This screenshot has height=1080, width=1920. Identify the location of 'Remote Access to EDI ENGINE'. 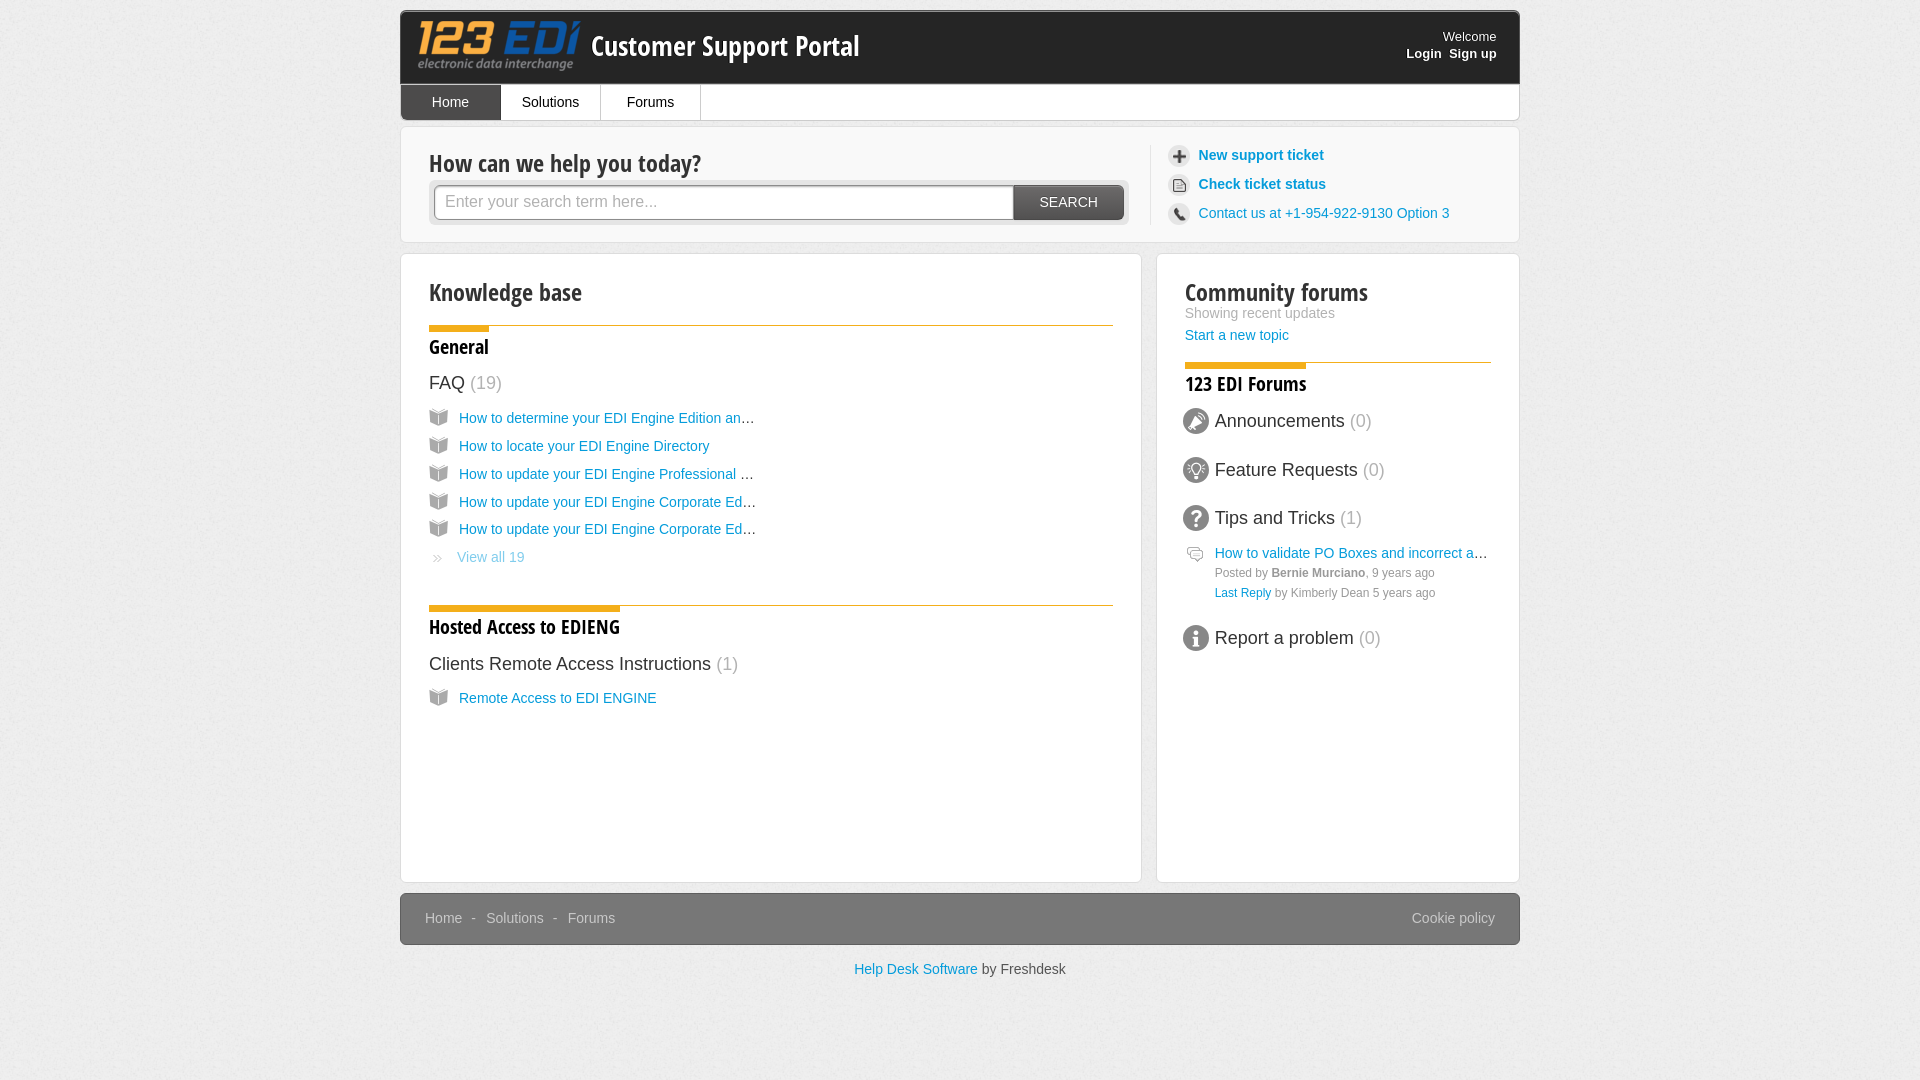
(557, 697).